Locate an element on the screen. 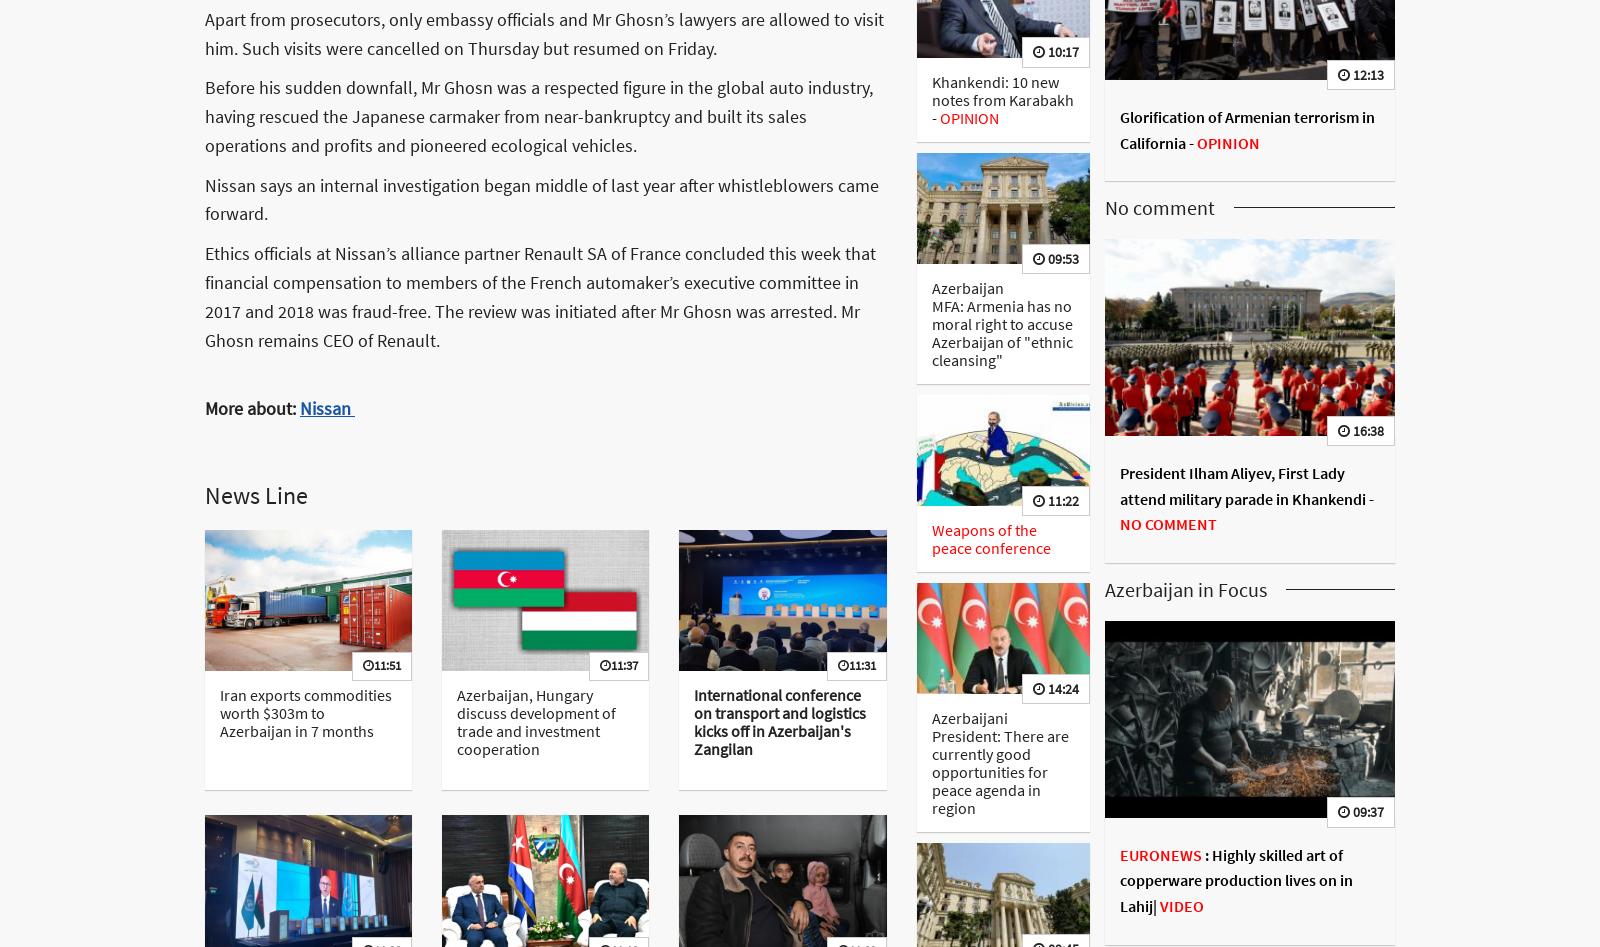 The height and width of the screenshot is (947, 1600). 'Mehriban Aliyeva: Escalation of tensions in Israeli-Palestinian conflict zone is a serious concern' is located at coordinates (1234, 31).